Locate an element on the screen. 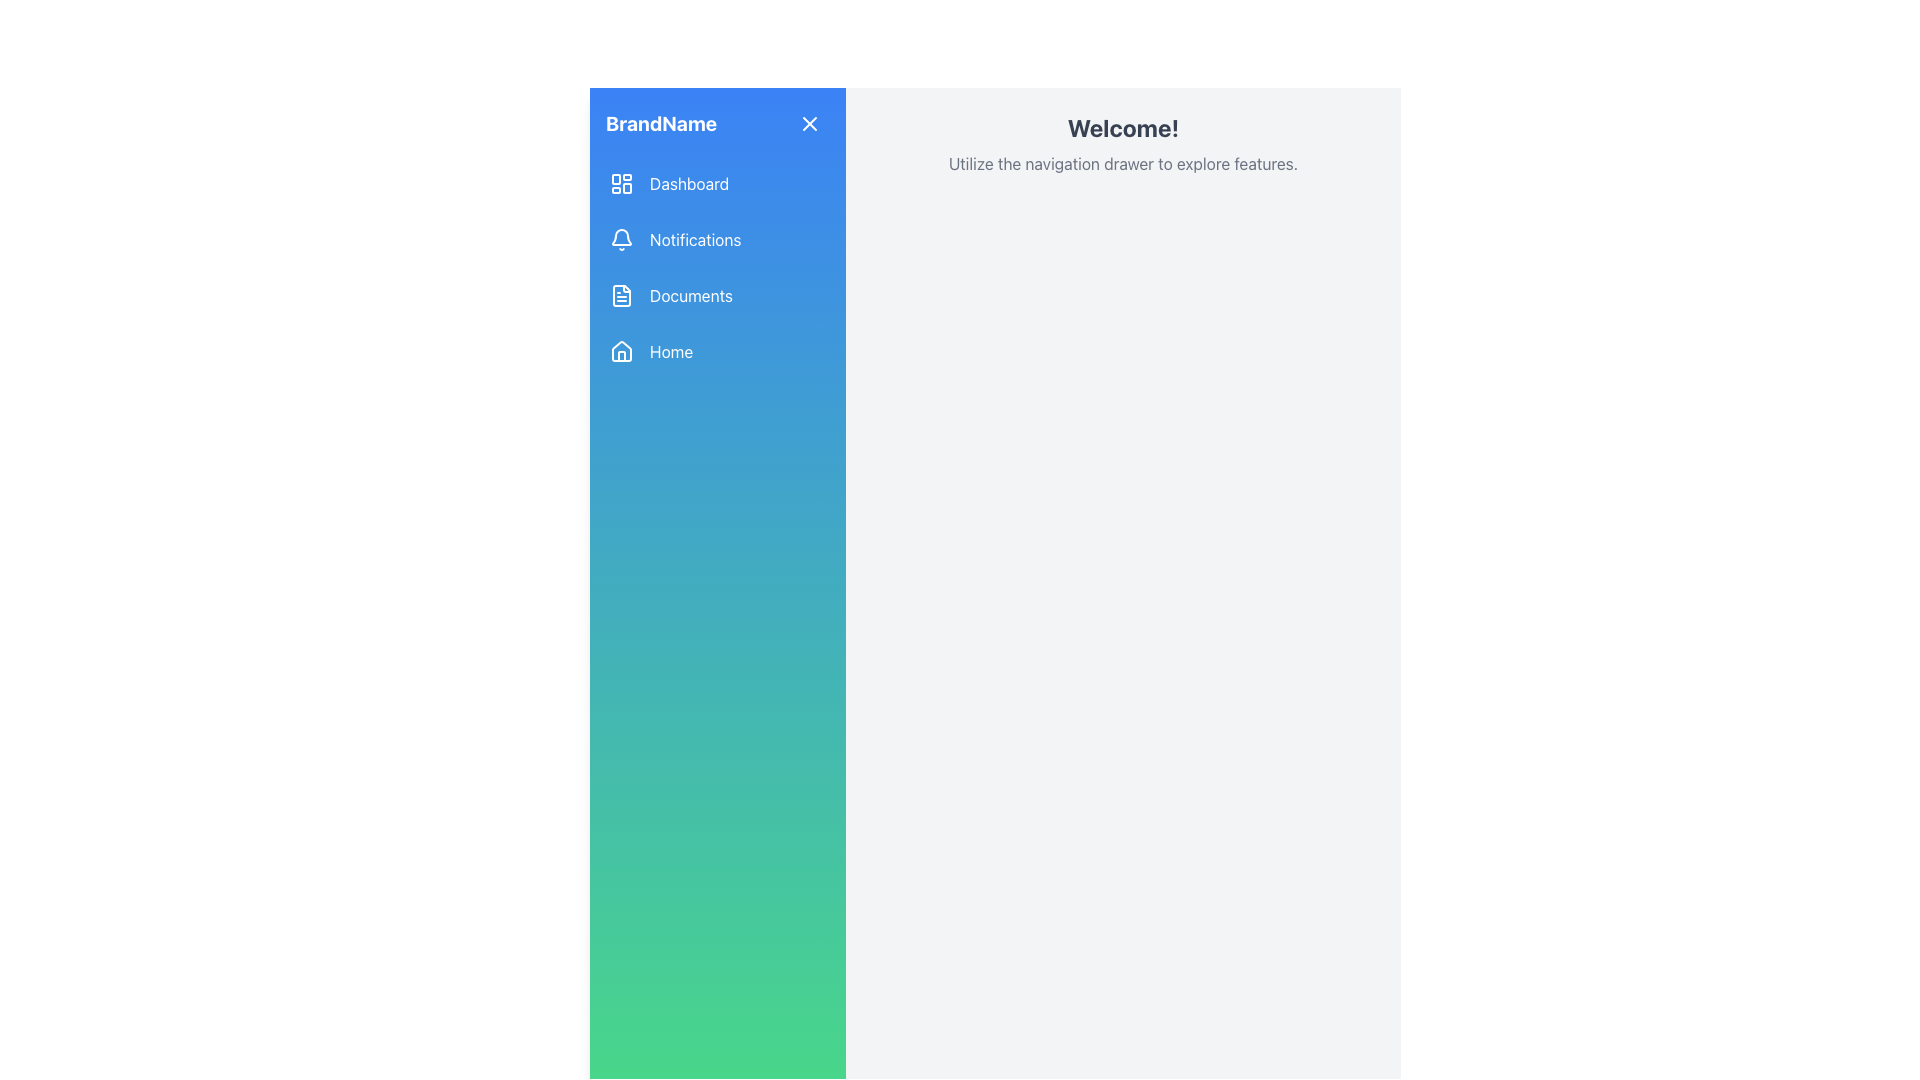  the SVG rectangle shape that represents the dashboard functionality in the navigation menu, located in the third row from the top, aligned with the text 'Dashboard' is located at coordinates (626, 188).